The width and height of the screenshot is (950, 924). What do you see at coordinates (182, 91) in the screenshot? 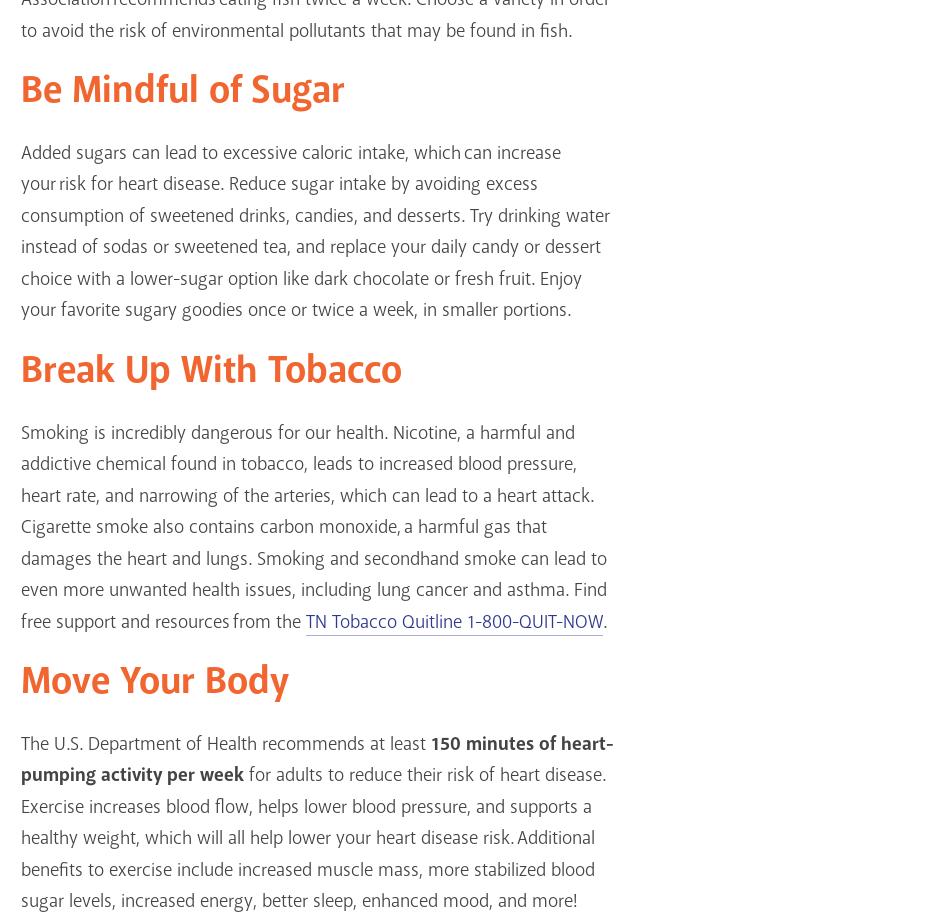
I see `'Be Mindful of Sugar'` at bounding box center [182, 91].